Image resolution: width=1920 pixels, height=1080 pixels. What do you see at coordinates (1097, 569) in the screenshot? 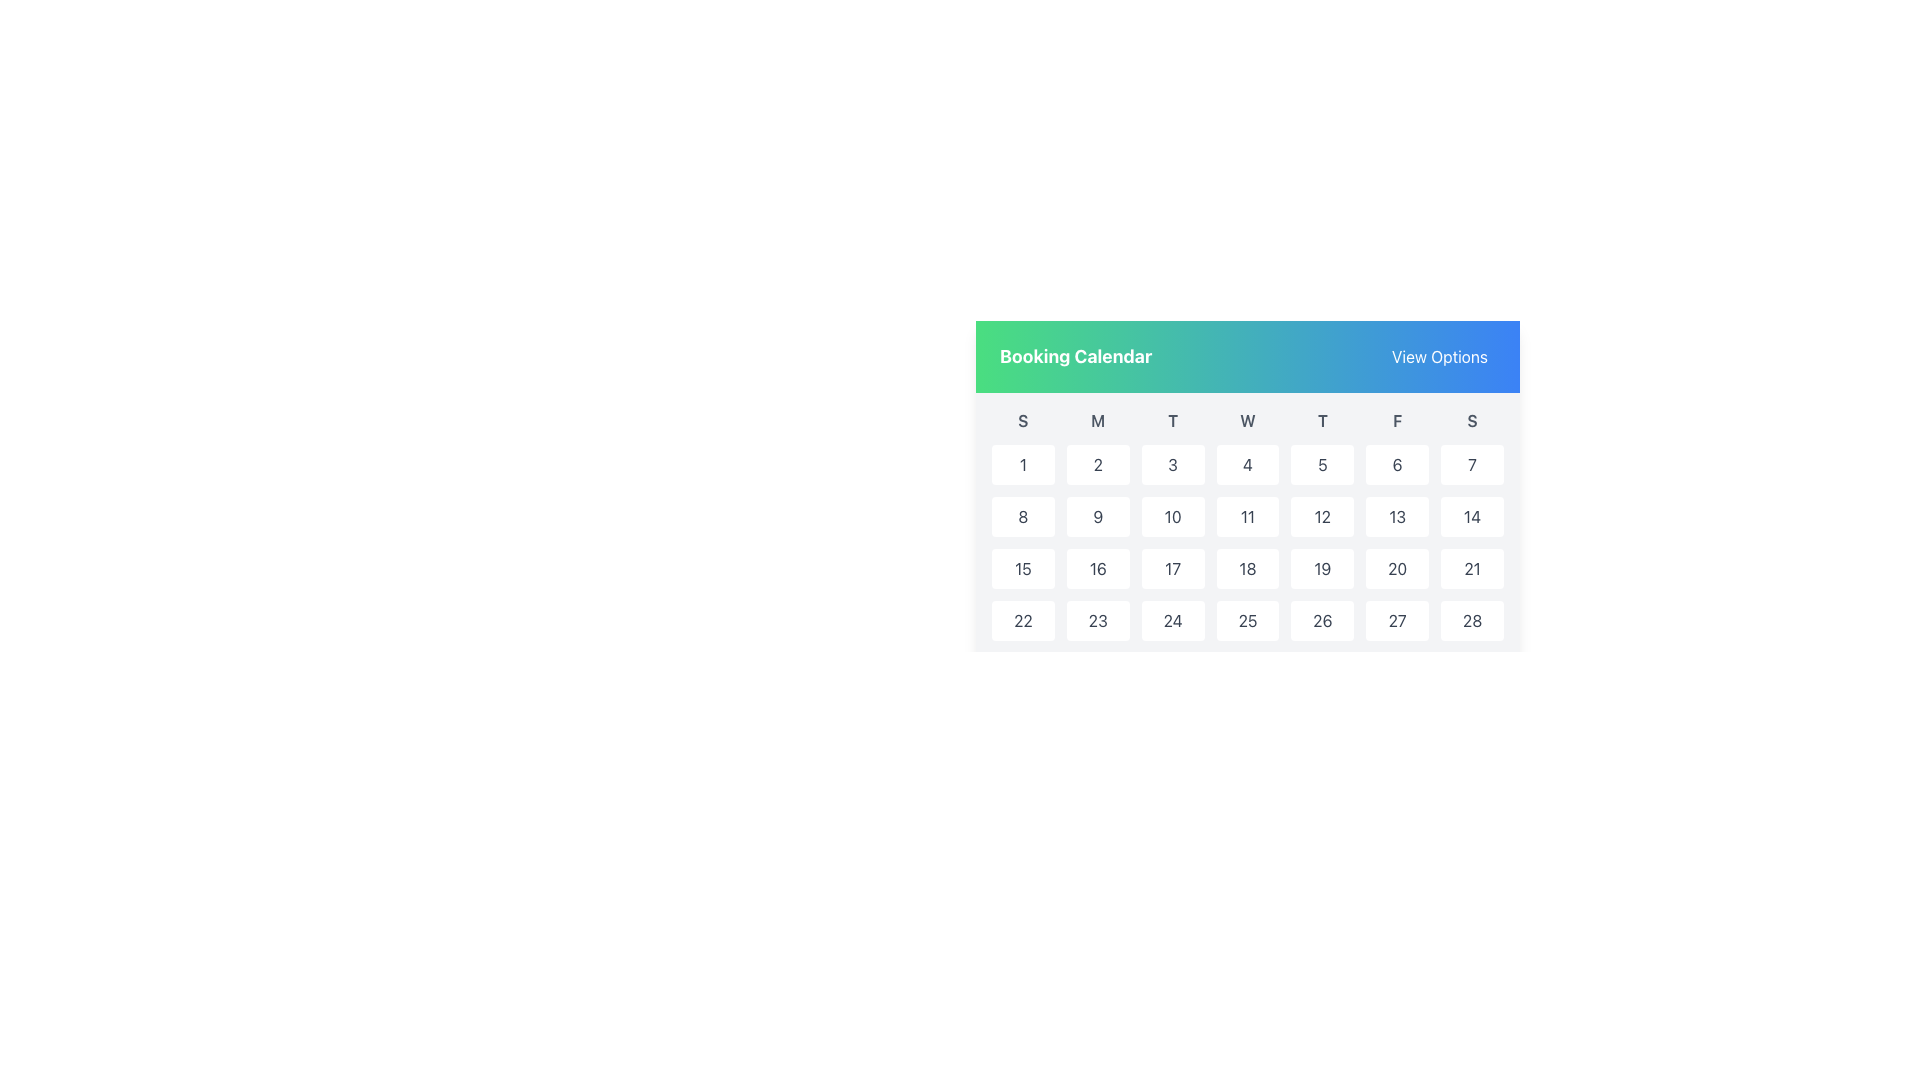
I see `the calendar date cell representing '16'` at bounding box center [1097, 569].